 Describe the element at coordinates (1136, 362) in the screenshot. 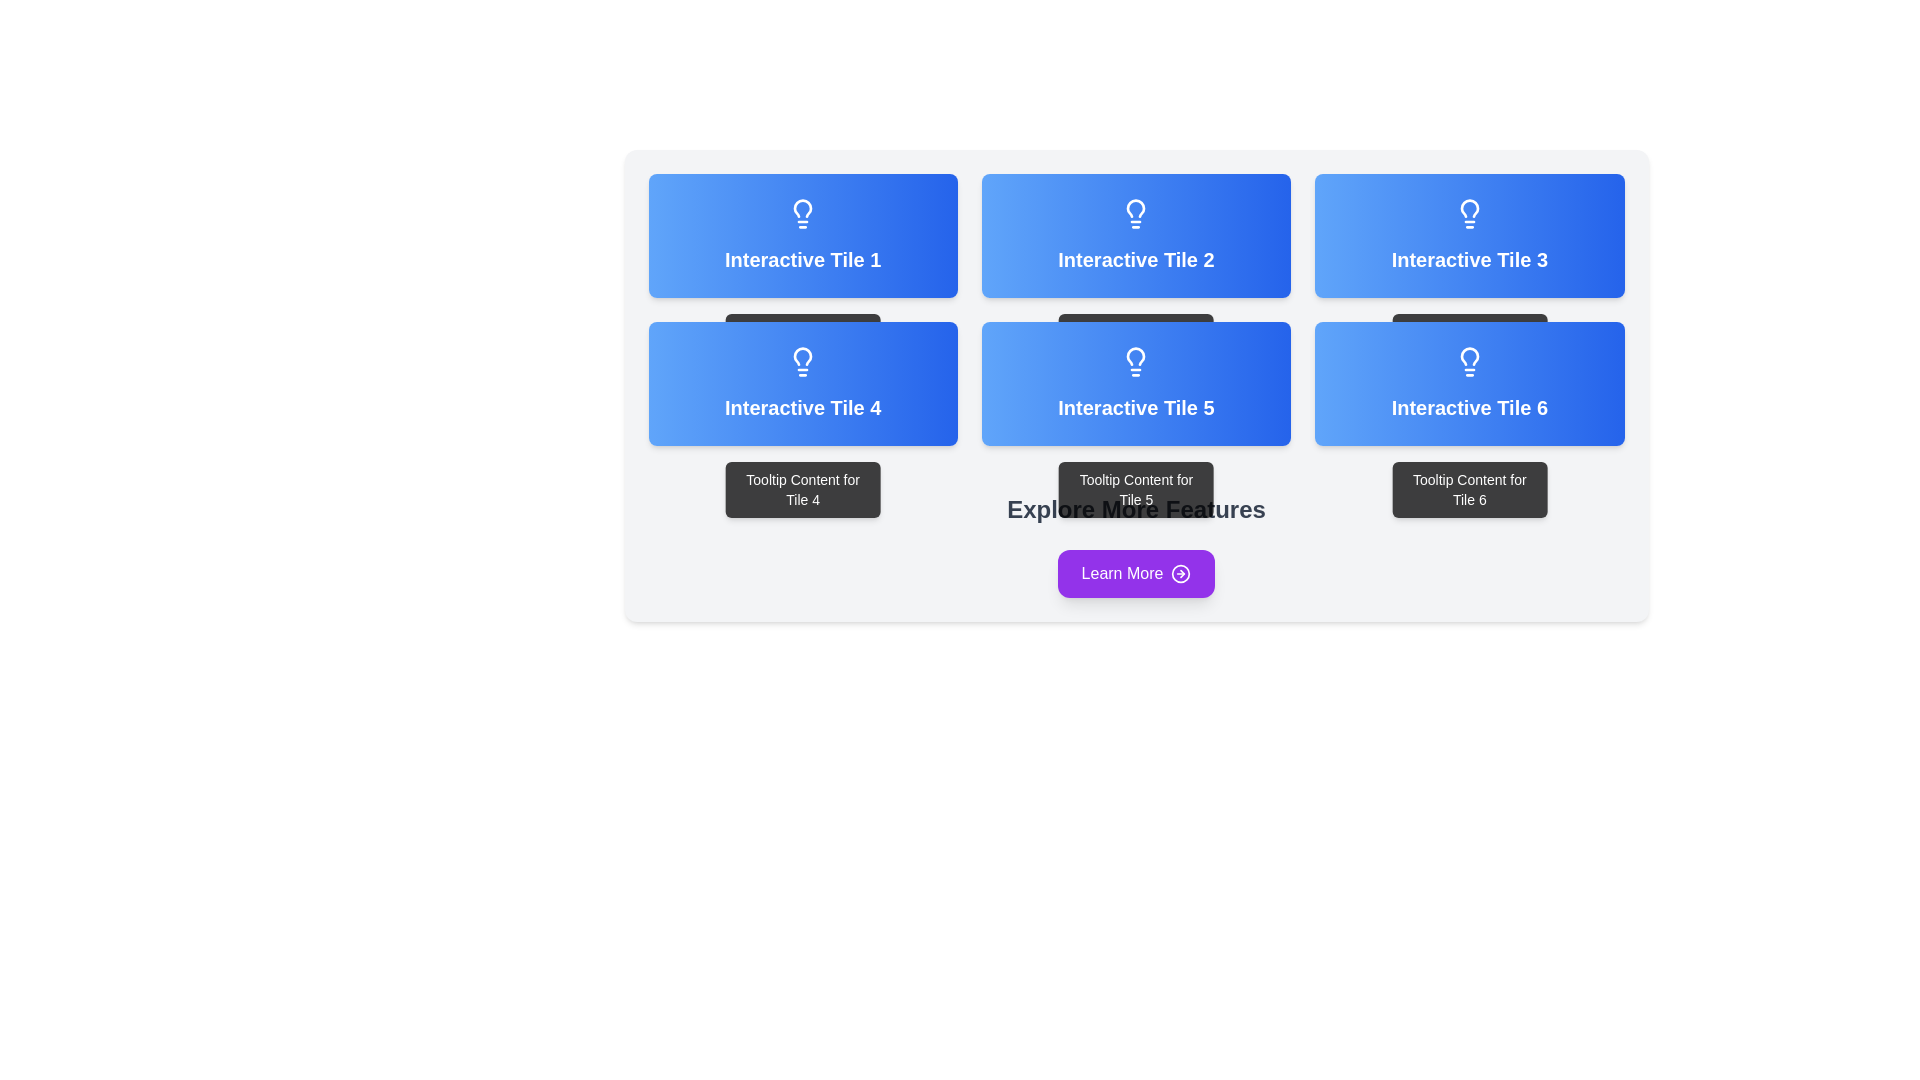

I see `the lightbulb icon with a white outline, located in the 'Interactive Tile 5', which is centered in the bottom row of tiles` at that location.